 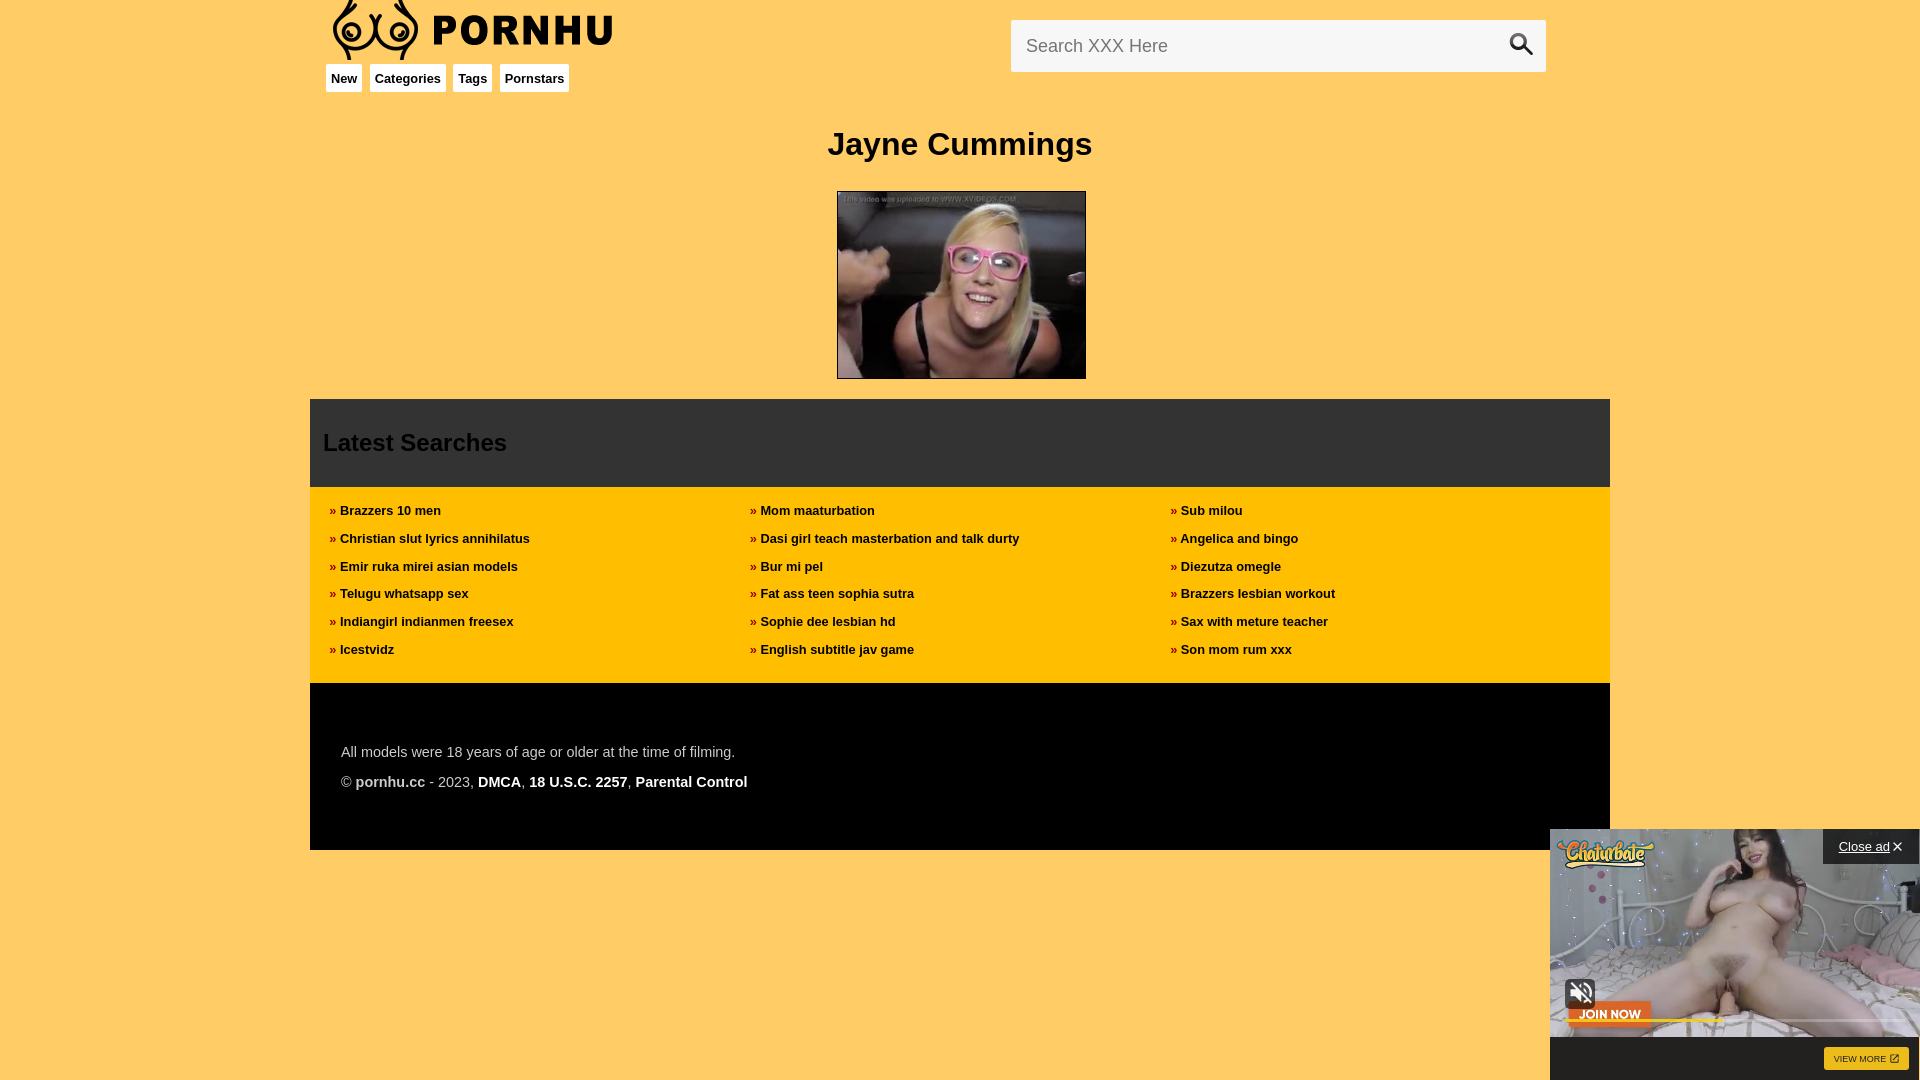 I want to click on 'Bur mi pel', so click(x=790, y=566).